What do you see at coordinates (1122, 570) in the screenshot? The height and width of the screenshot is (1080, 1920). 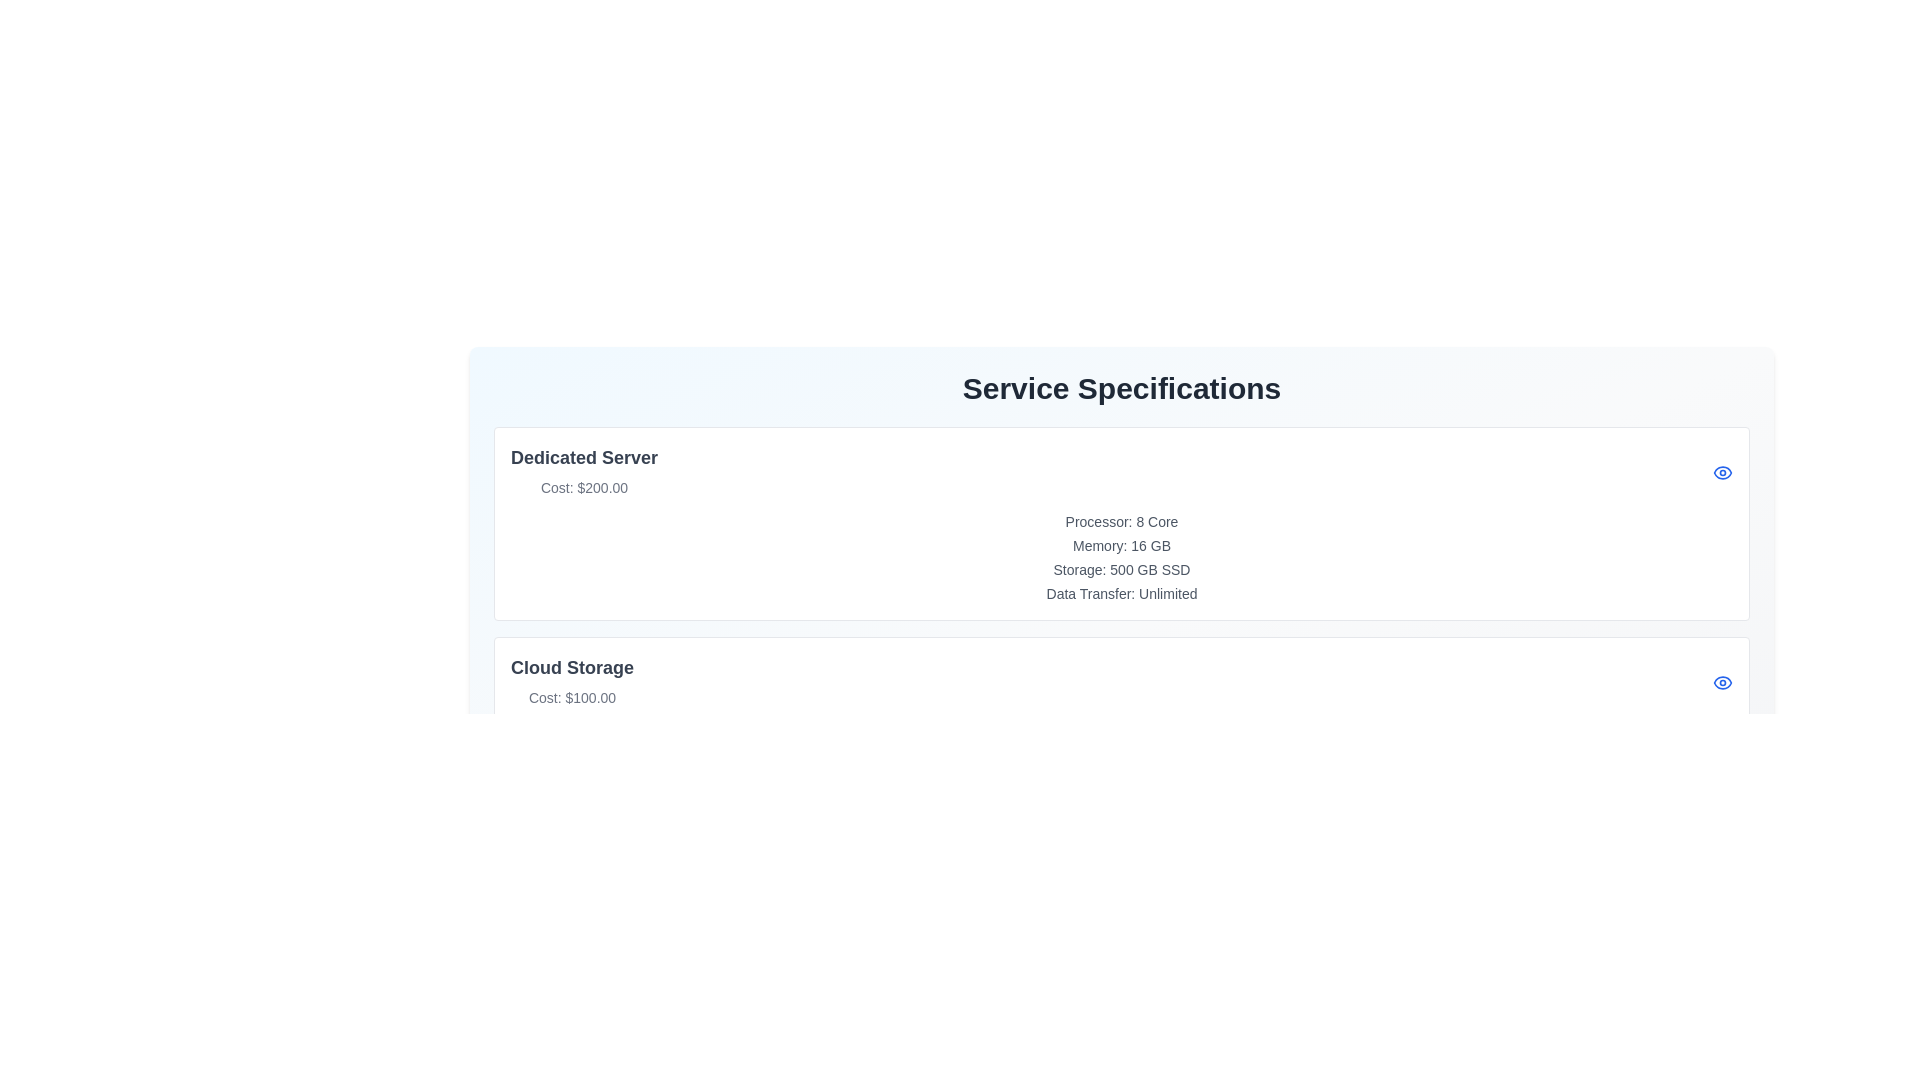 I see `the static text label that informs the user about the storage specification of the dedicated server, specifically mentioning the 500 GB SSD, located below 'Memory: 16 GB' and above 'Data Transfer: Unlimited'` at bounding box center [1122, 570].